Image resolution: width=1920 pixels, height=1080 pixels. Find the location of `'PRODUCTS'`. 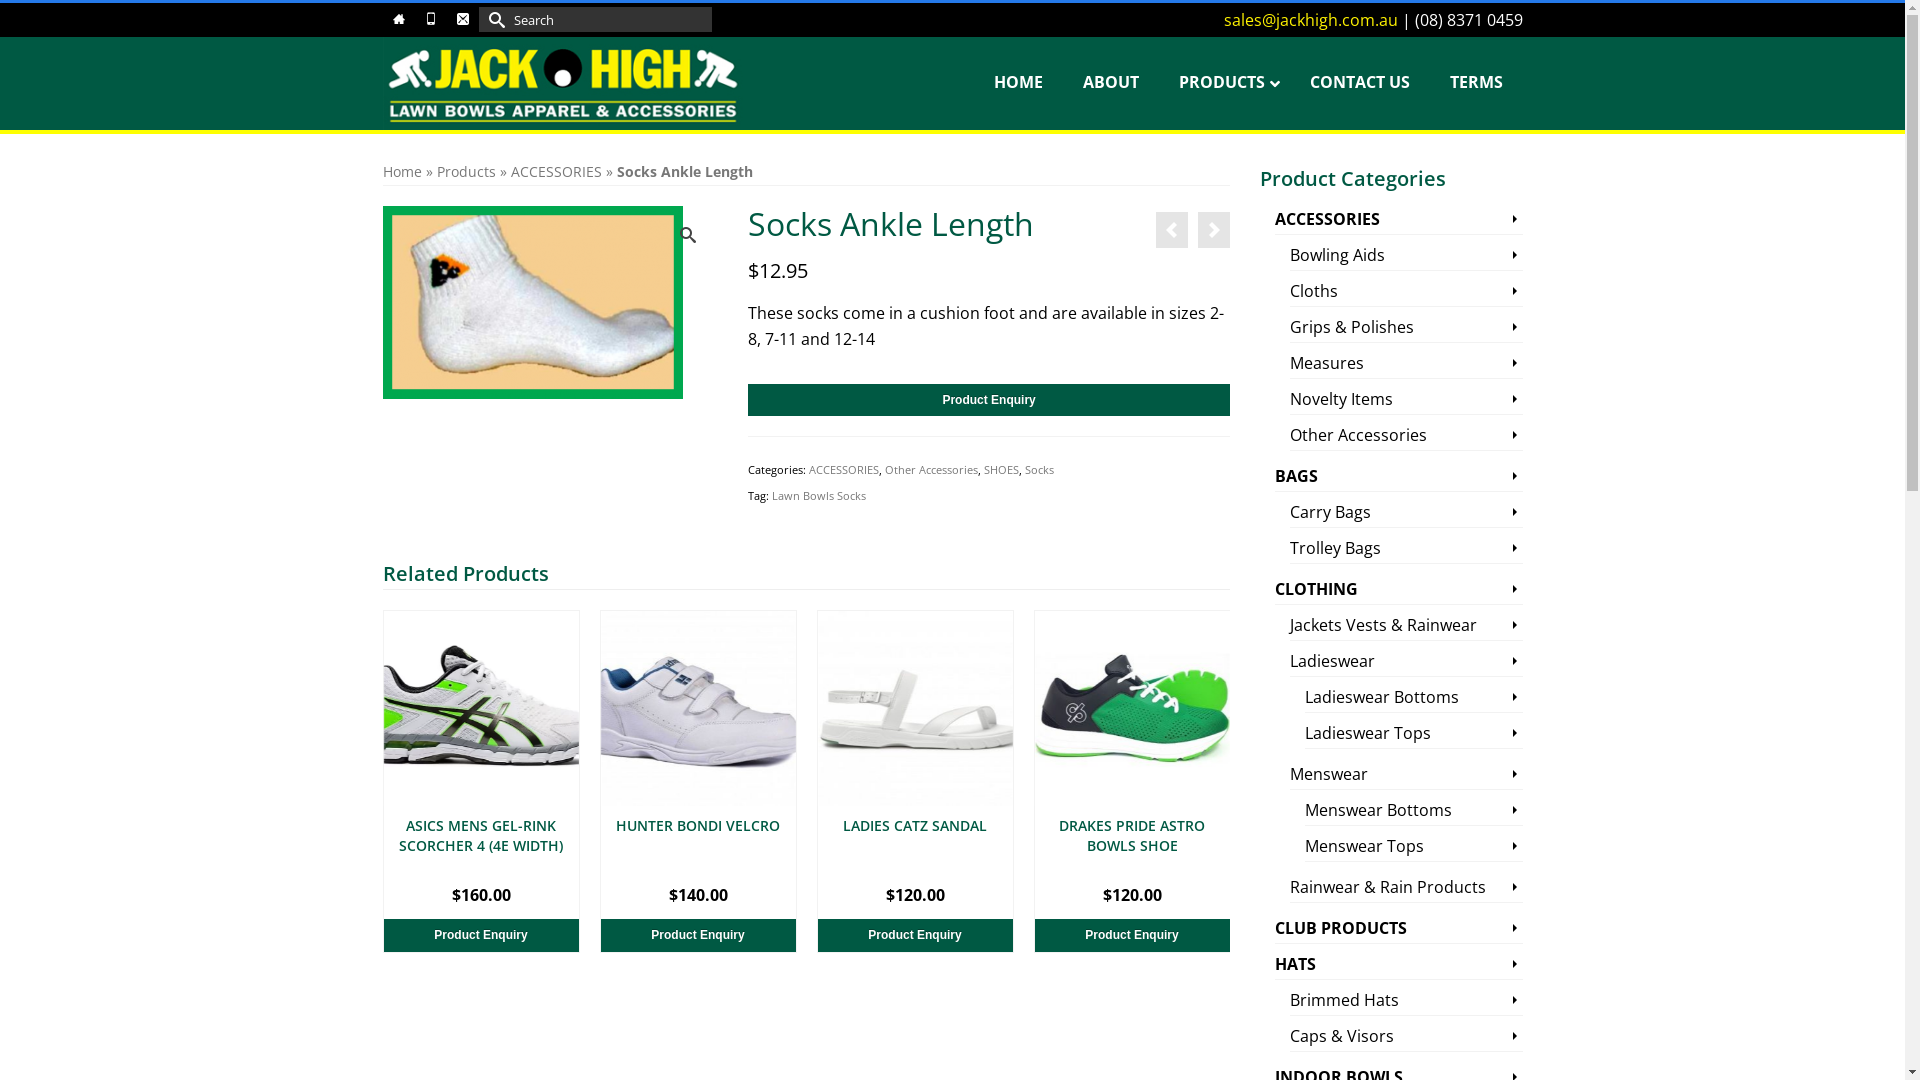

'PRODUCTS' is located at coordinates (1222, 81).